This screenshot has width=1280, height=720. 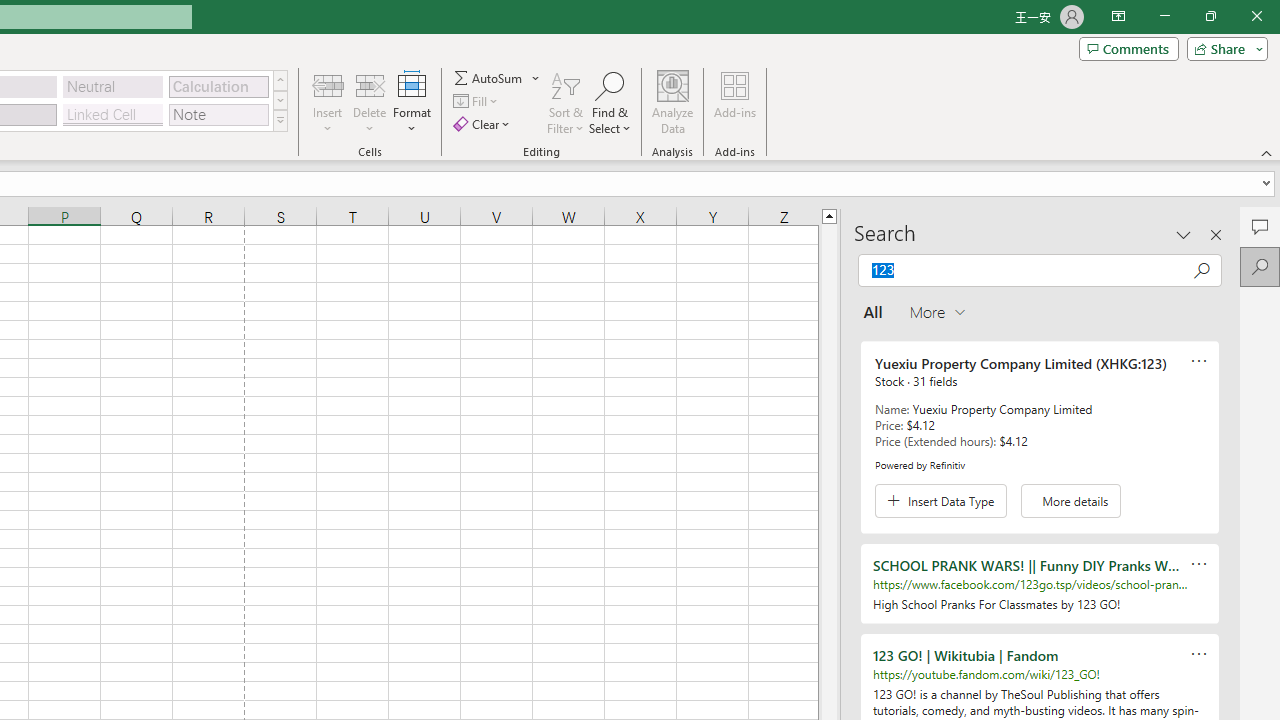 I want to click on 'Delete', so click(x=369, y=103).